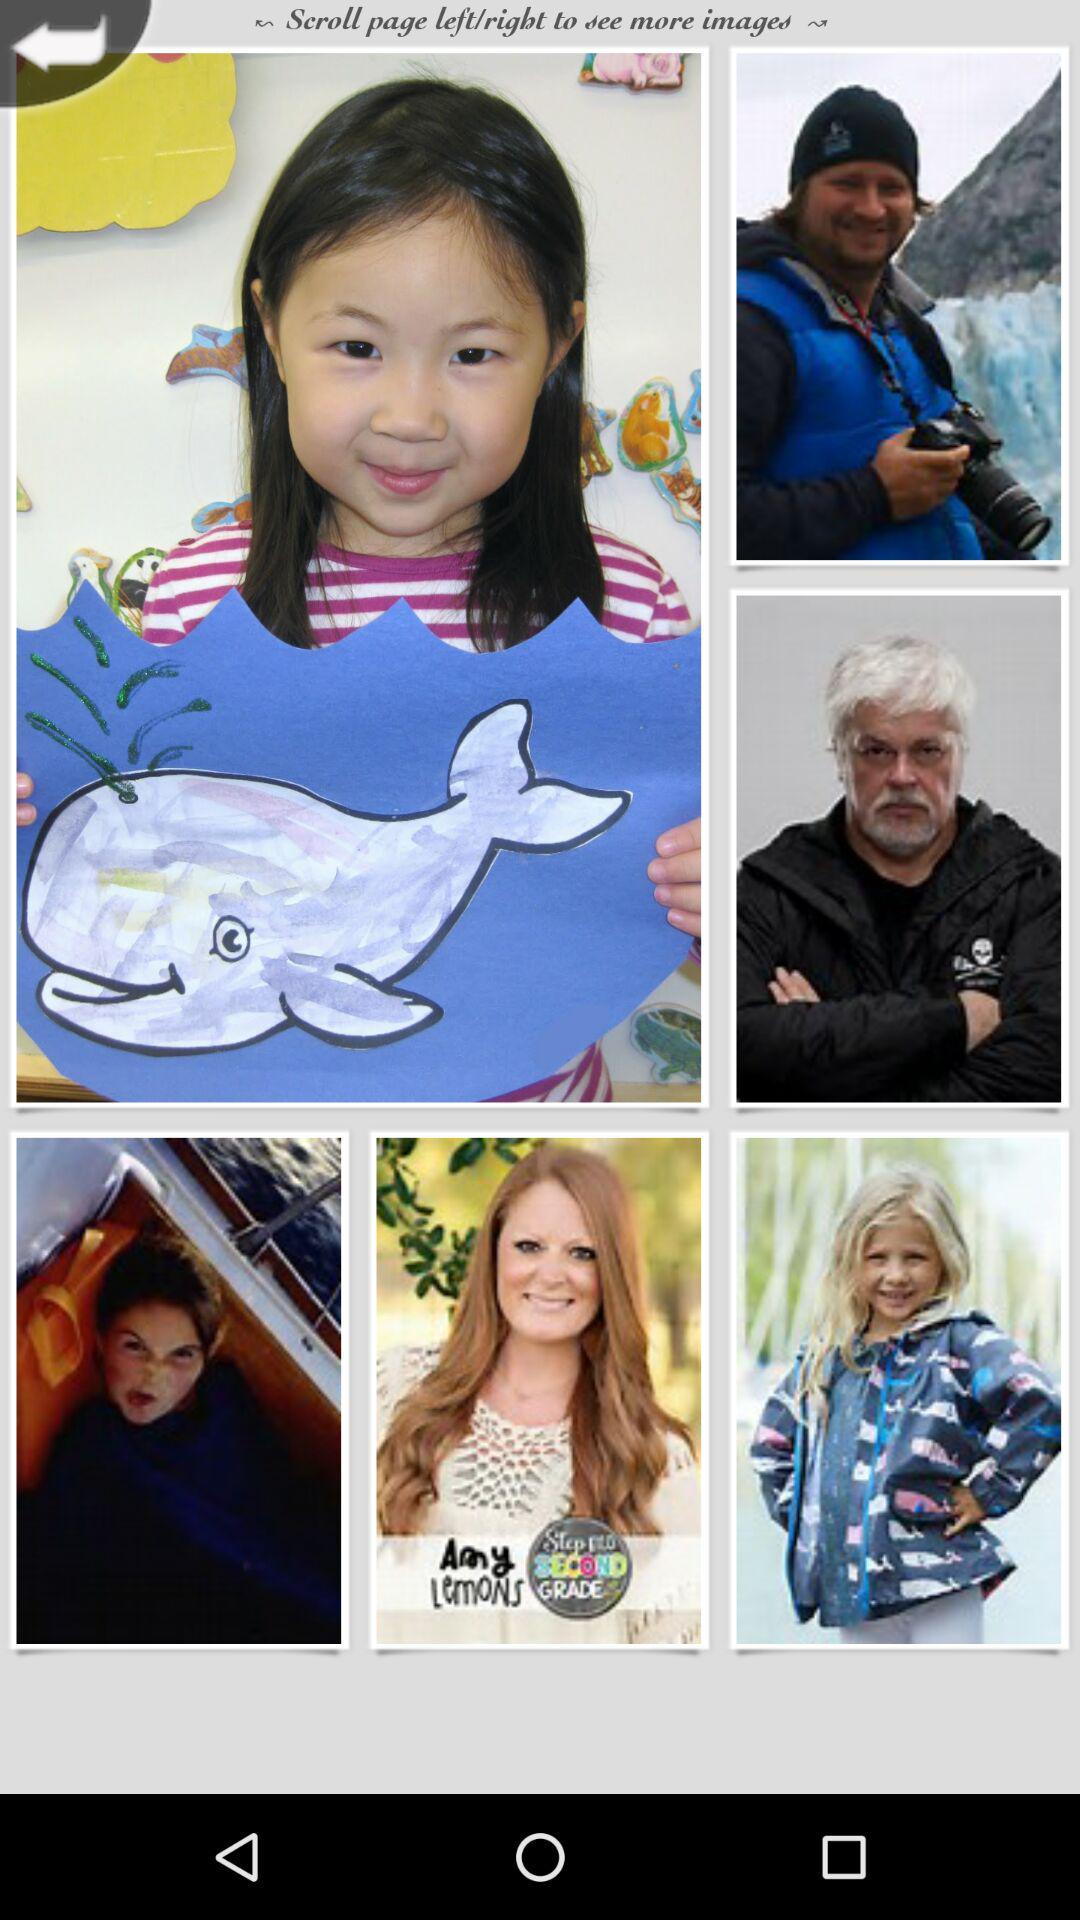  What do you see at coordinates (81, 60) in the screenshot?
I see `previous page` at bounding box center [81, 60].